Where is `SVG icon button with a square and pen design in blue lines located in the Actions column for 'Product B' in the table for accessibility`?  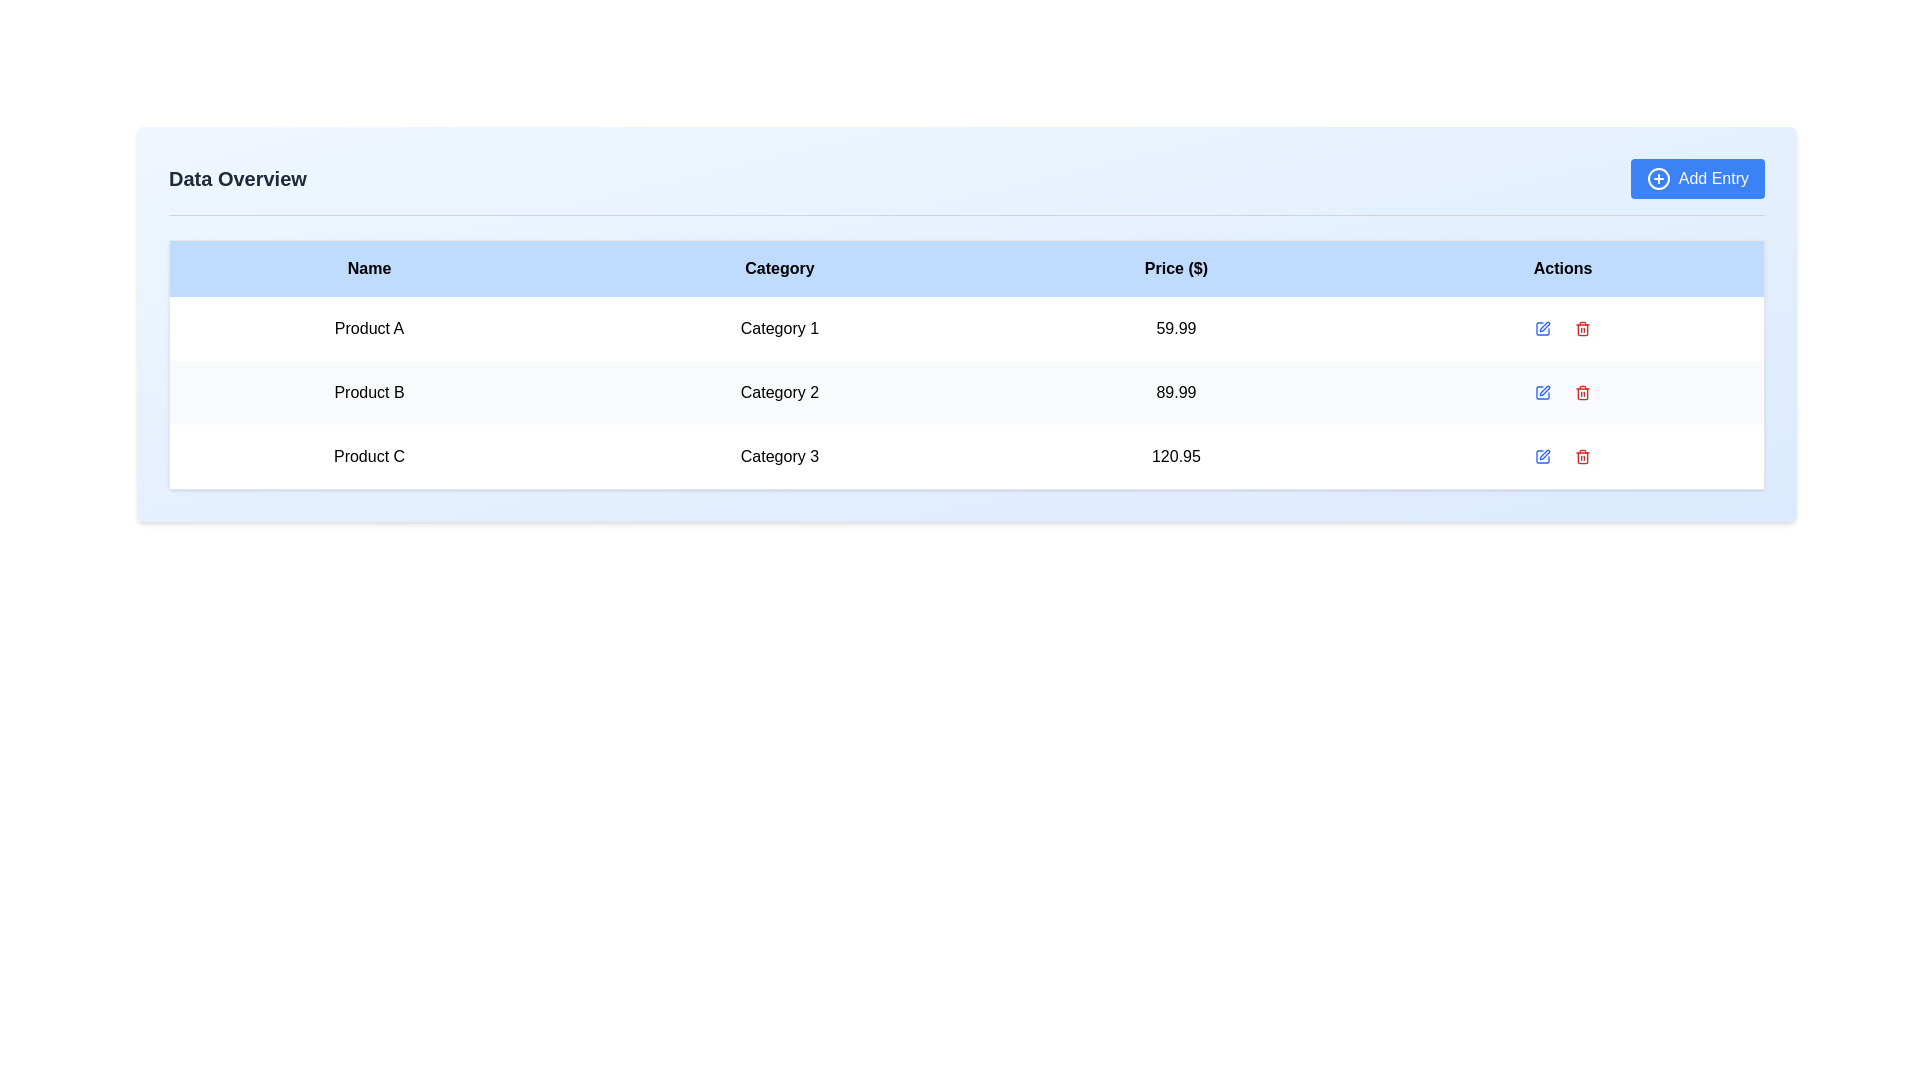 SVG icon button with a square and pen design in blue lines located in the Actions column for 'Product B' in the table for accessibility is located at coordinates (1541, 393).